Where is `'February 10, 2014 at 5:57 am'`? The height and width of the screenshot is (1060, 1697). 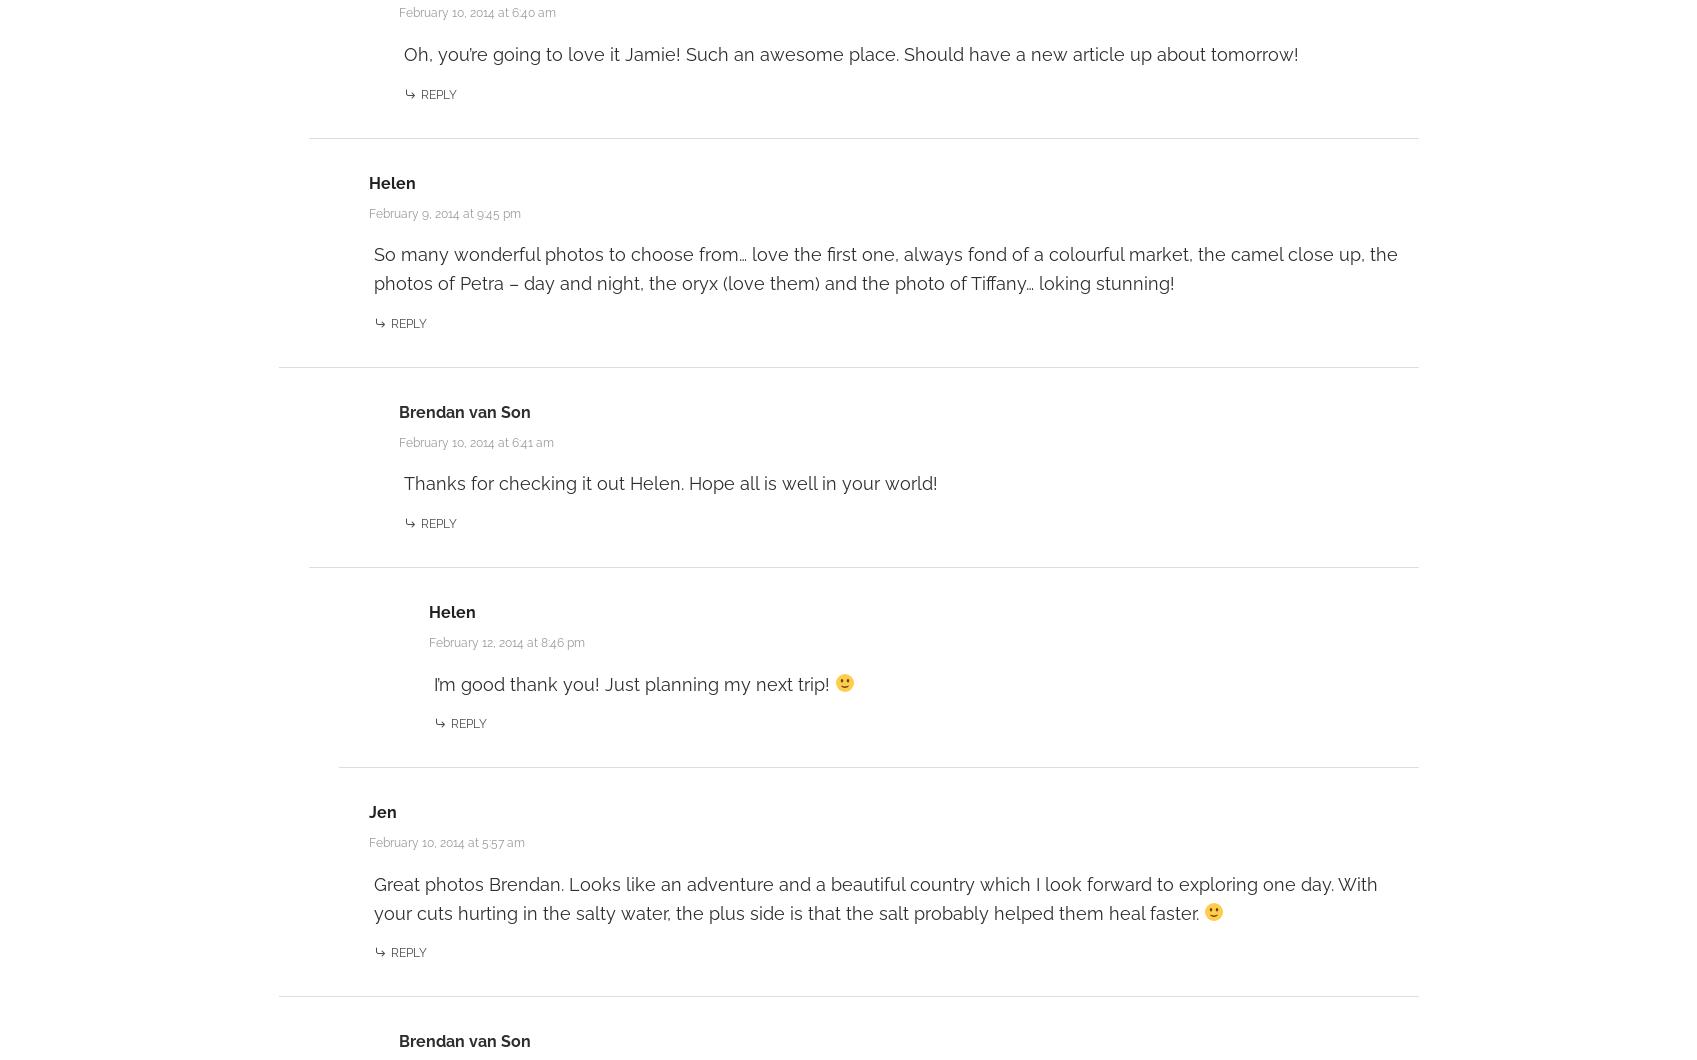 'February 10, 2014 at 5:57 am' is located at coordinates (444, 841).